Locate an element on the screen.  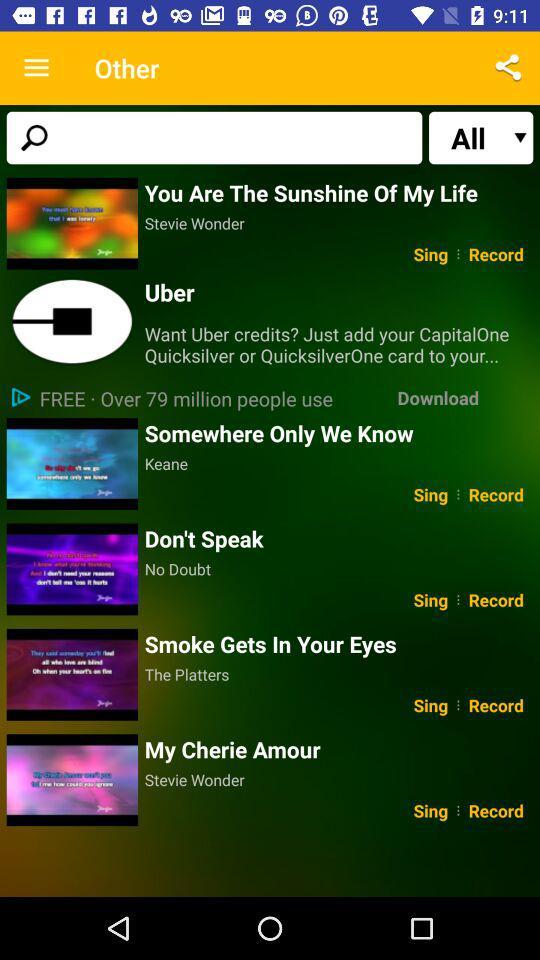
search is located at coordinates (213, 136).